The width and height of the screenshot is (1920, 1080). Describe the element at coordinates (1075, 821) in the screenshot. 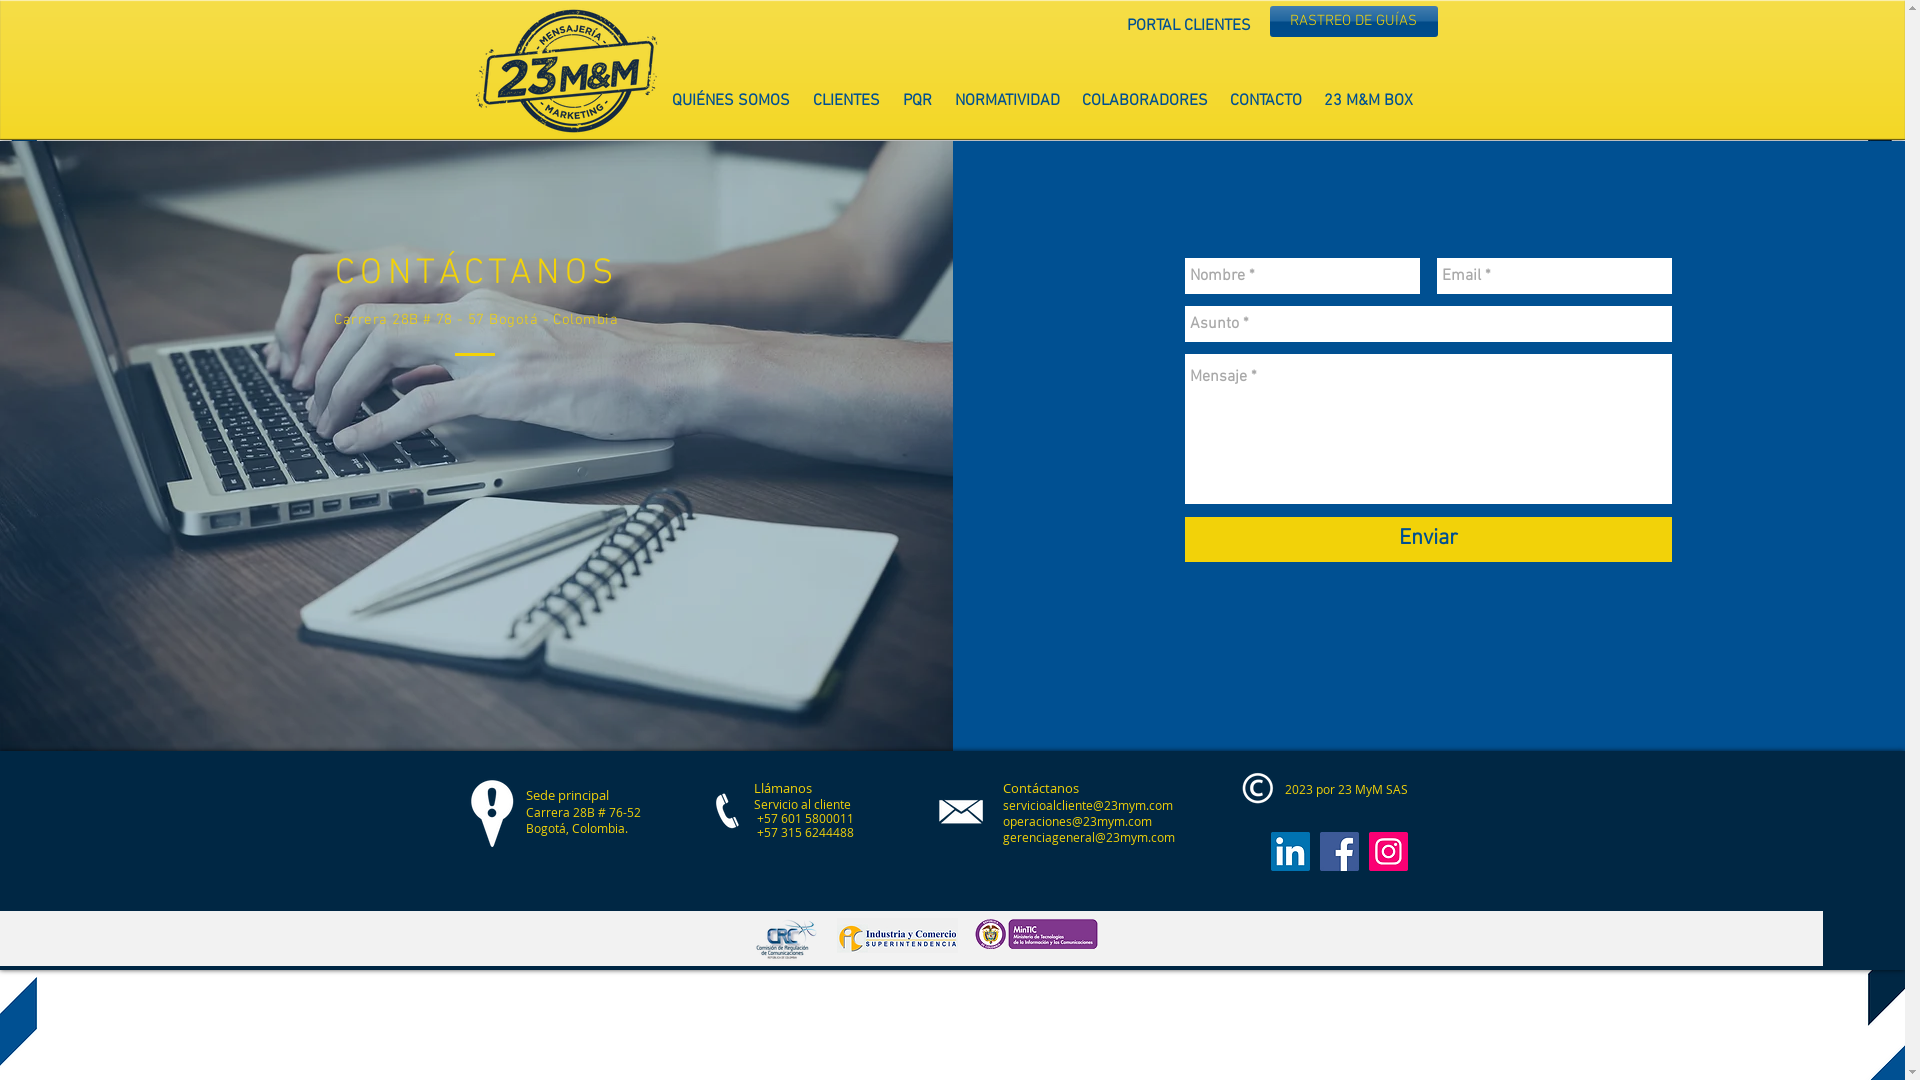

I see `'operaciones@23mym.com'` at that location.